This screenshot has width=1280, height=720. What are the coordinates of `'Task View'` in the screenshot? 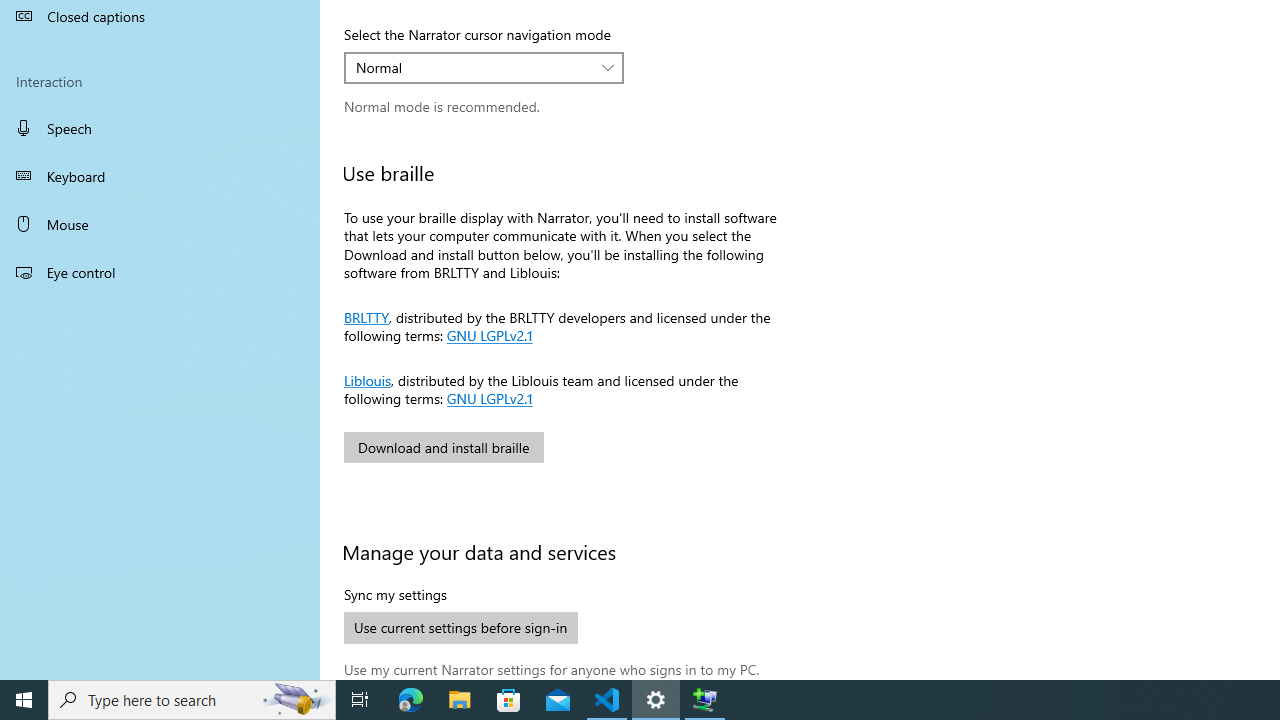 It's located at (359, 698).